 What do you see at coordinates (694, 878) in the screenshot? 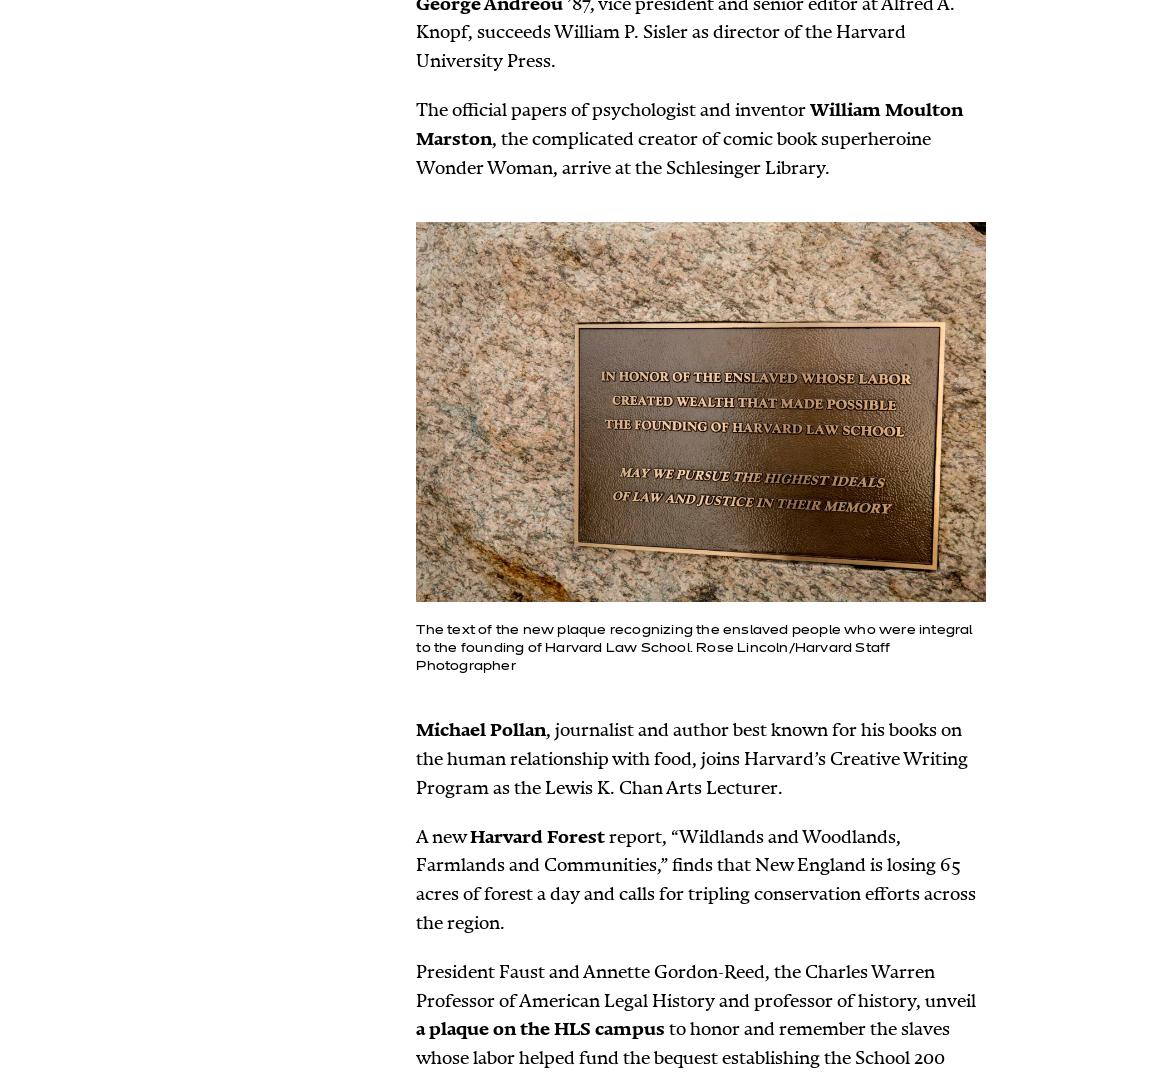
I see `'report, “Wildlands and Woodlands, Farmlands and Communities,” finds that New England is losing 65 acres of forest a day and calls for tripling conservation efforts across the region.'` at bounding box center [694, 878].